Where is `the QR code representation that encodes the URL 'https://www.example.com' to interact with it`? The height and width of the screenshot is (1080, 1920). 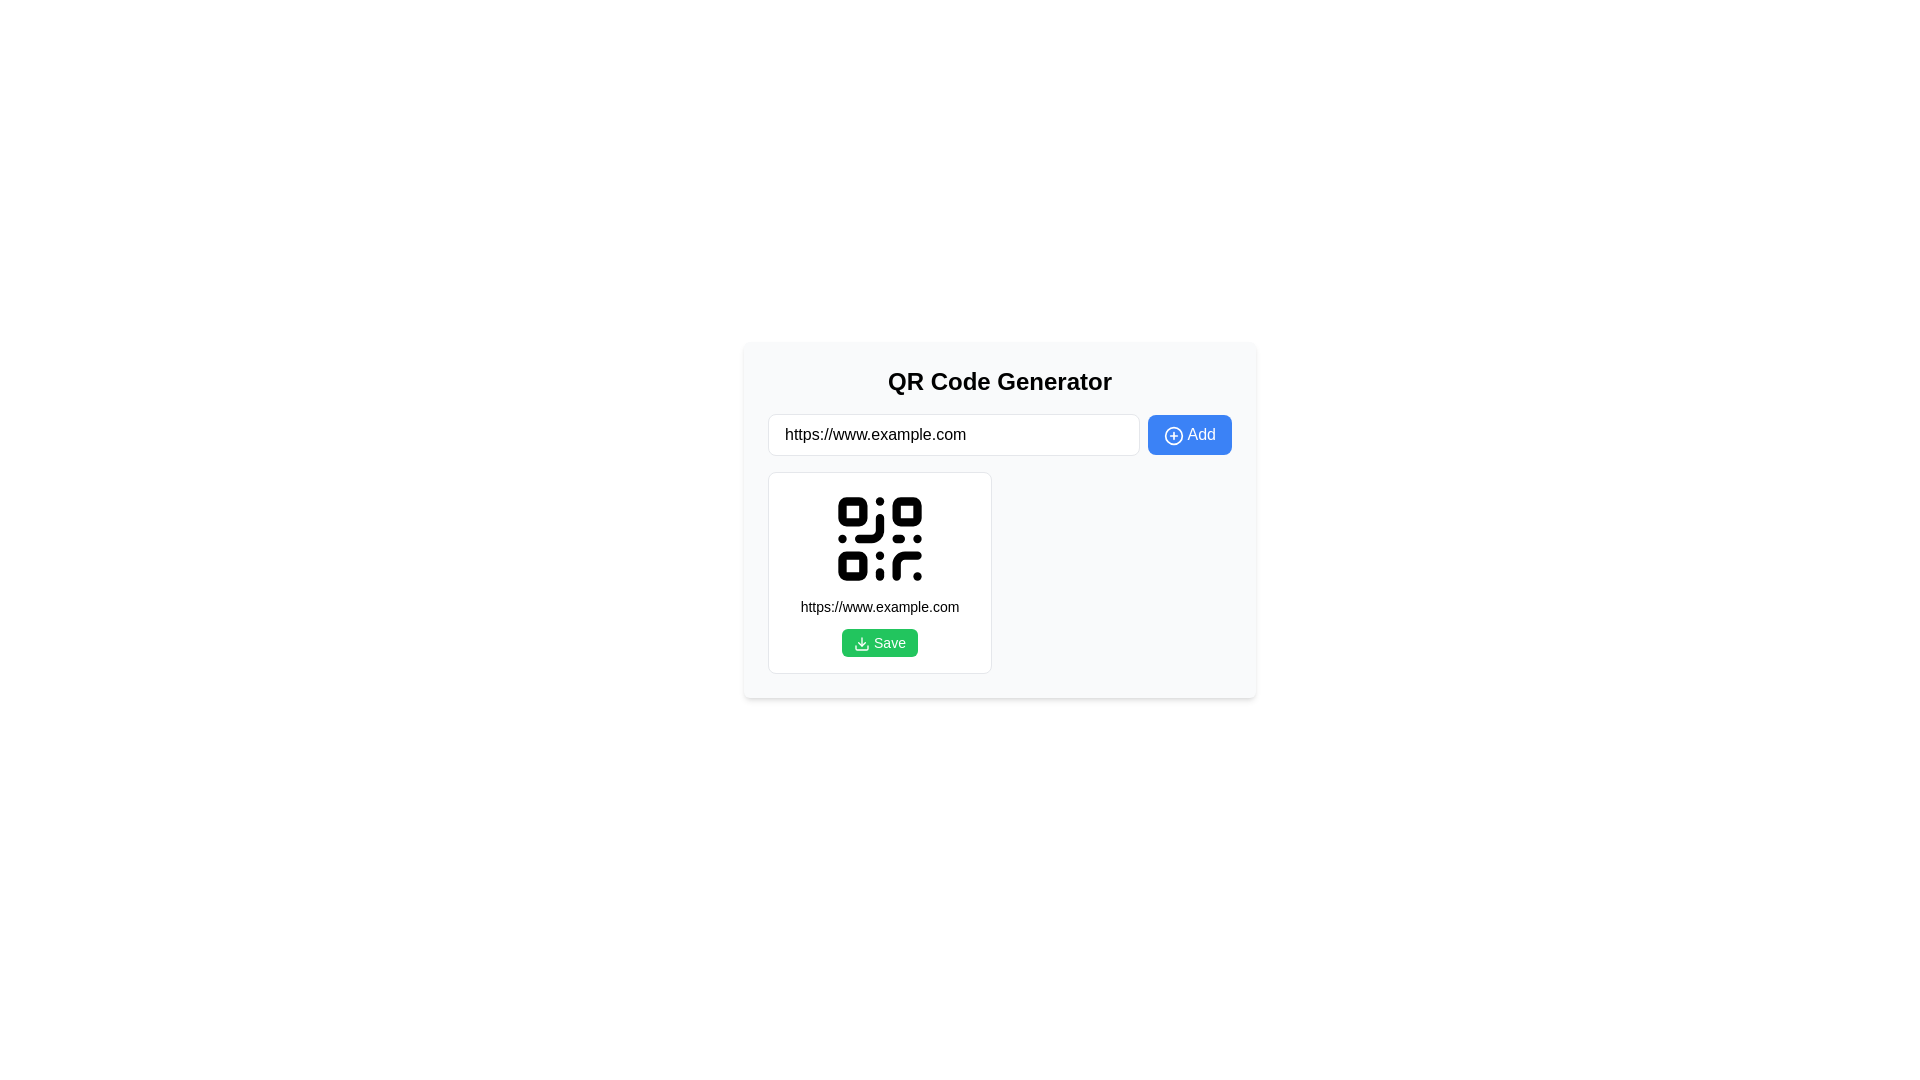
the QR code representation that encodes the URL 'https://www.example.com' to interact with it is located at coordinates (879, 538).